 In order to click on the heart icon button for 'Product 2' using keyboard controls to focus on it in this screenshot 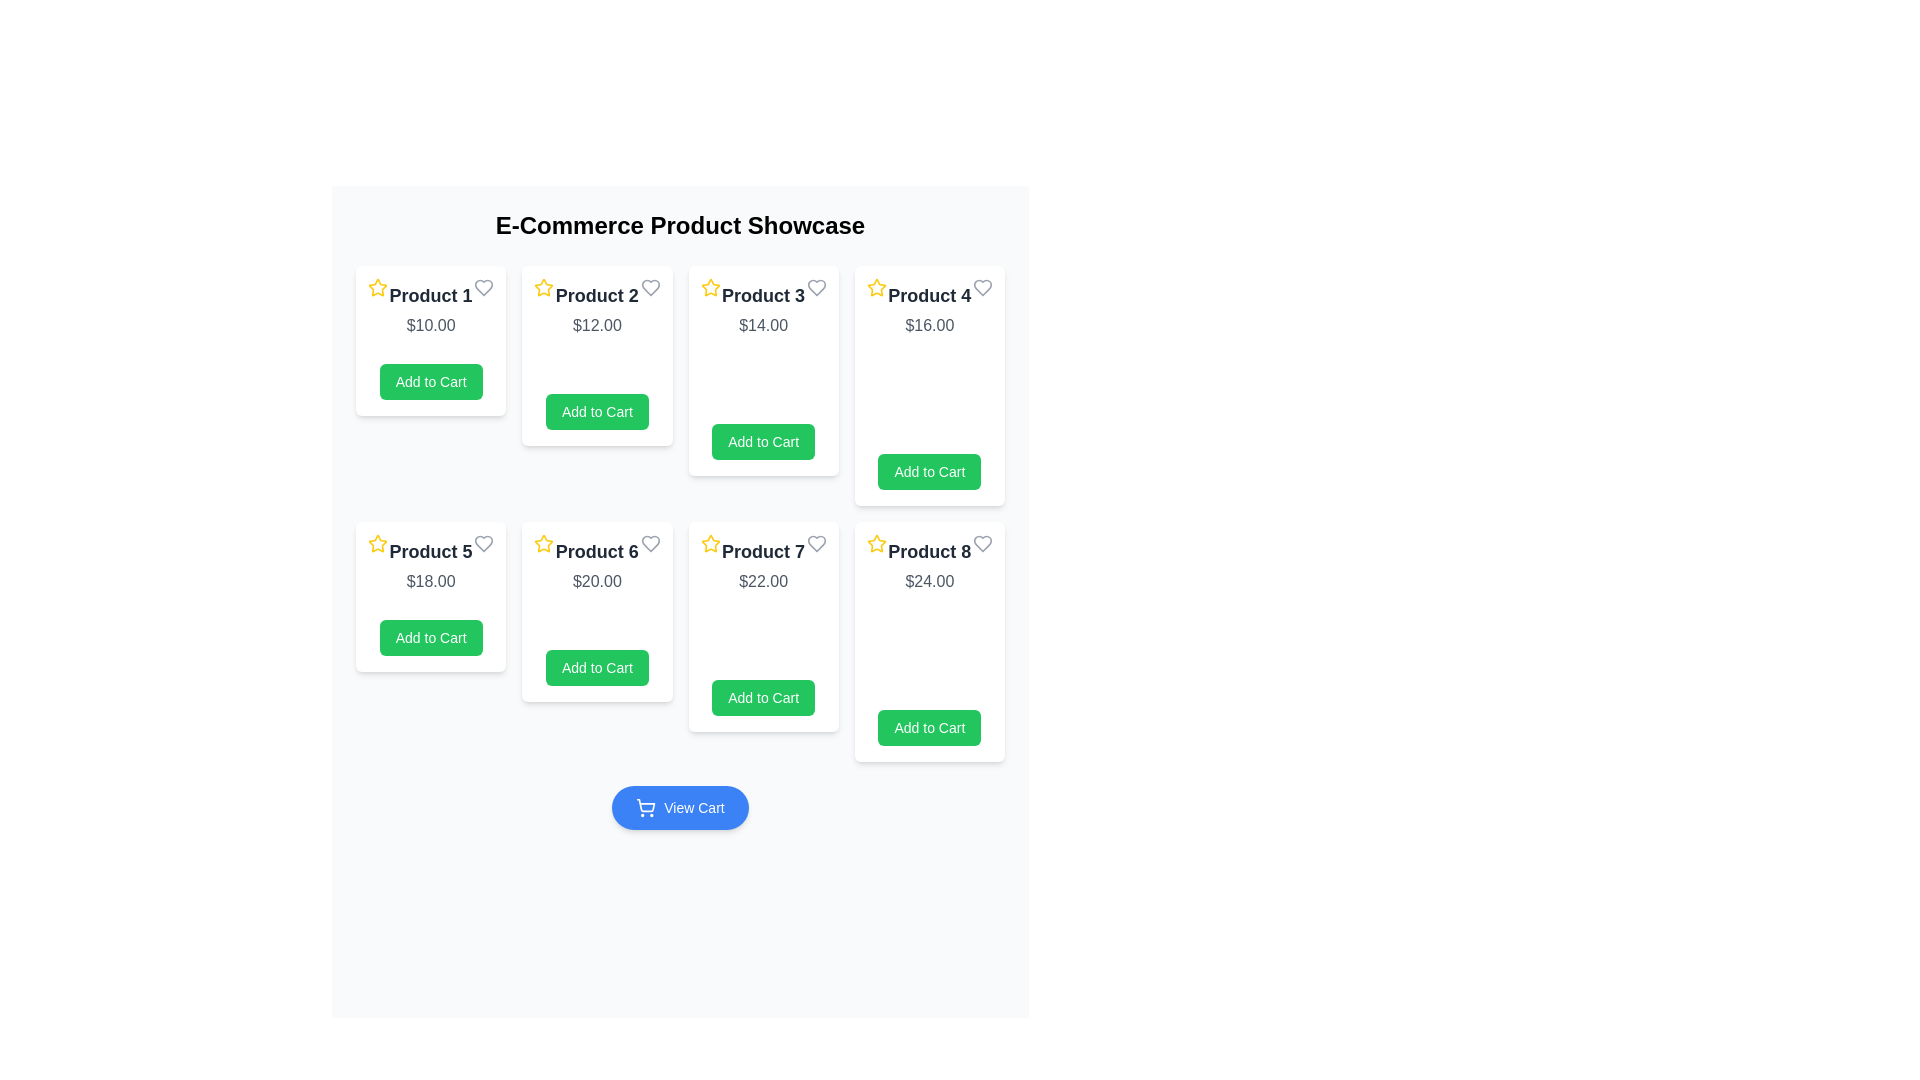, I will do `click(650, 288)`.